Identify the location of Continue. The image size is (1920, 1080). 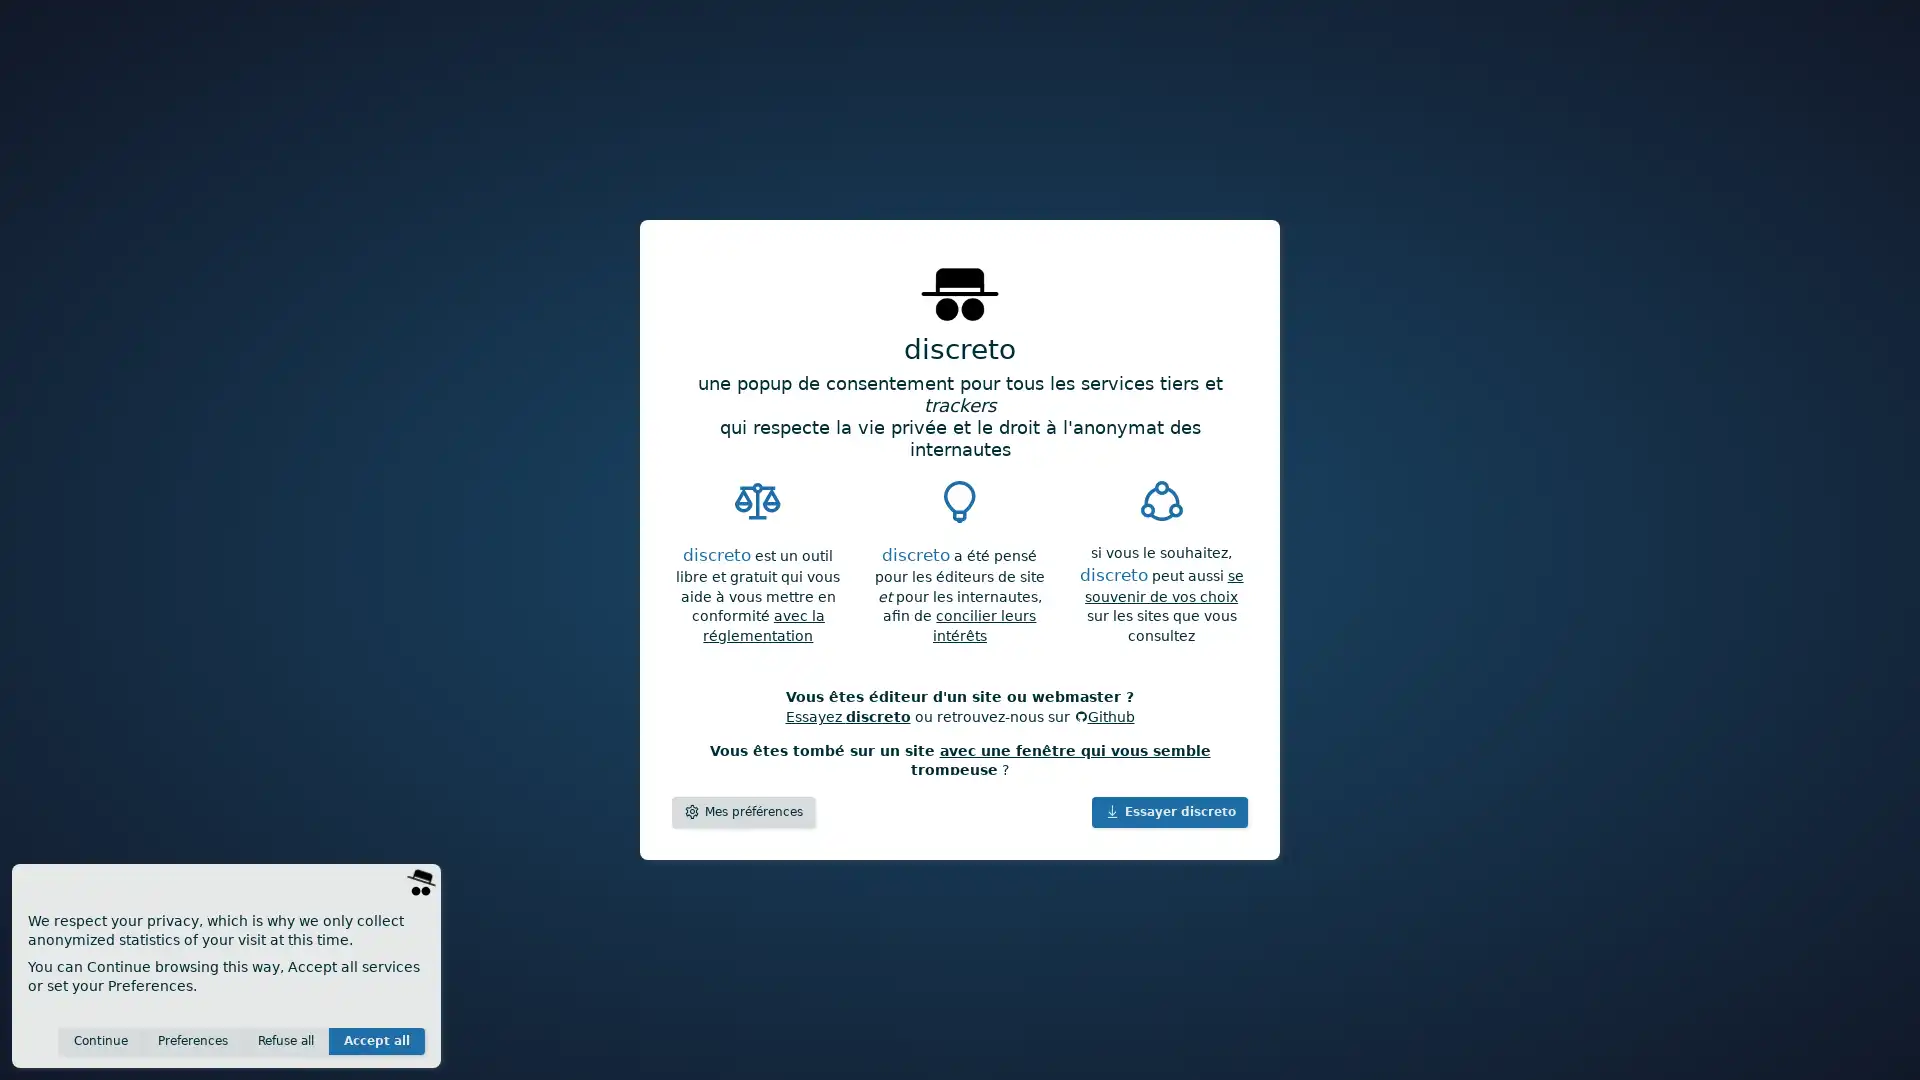
(99, 1040).